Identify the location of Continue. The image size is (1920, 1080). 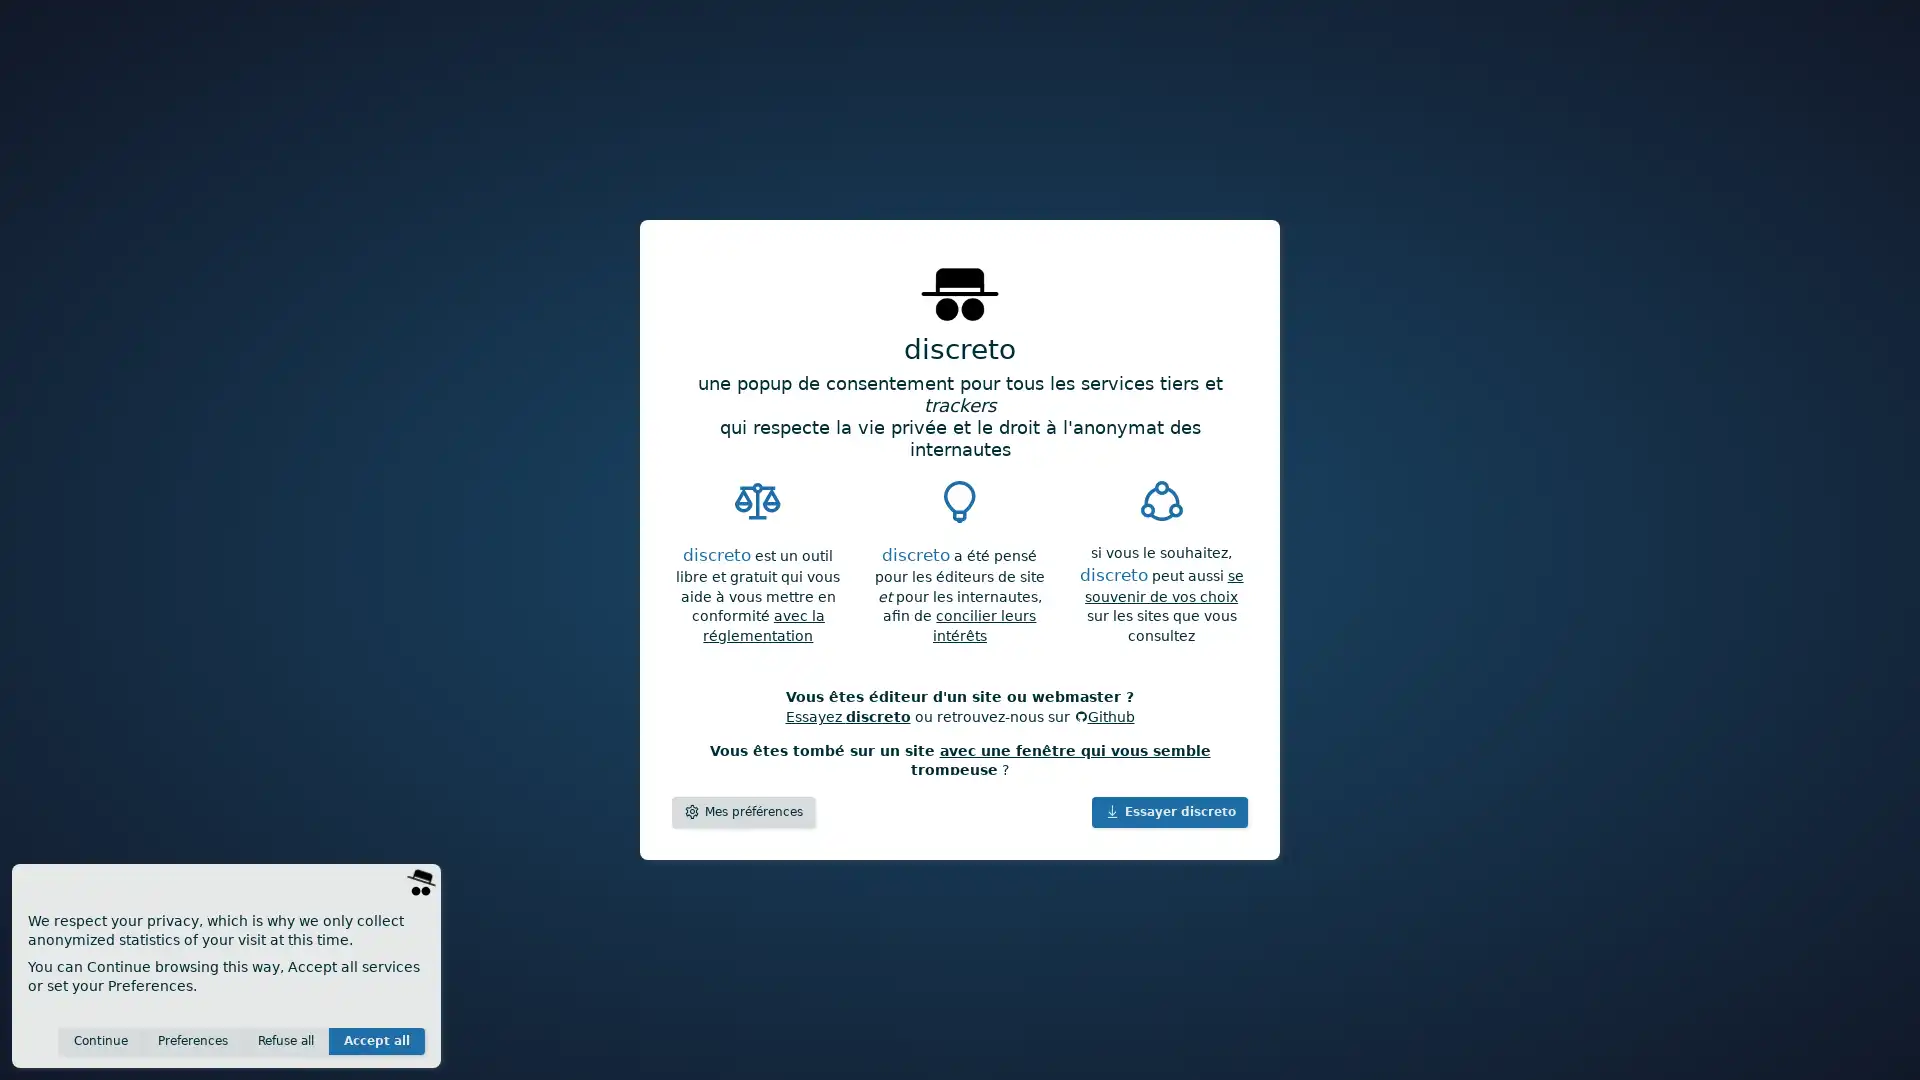
(99, 1040).